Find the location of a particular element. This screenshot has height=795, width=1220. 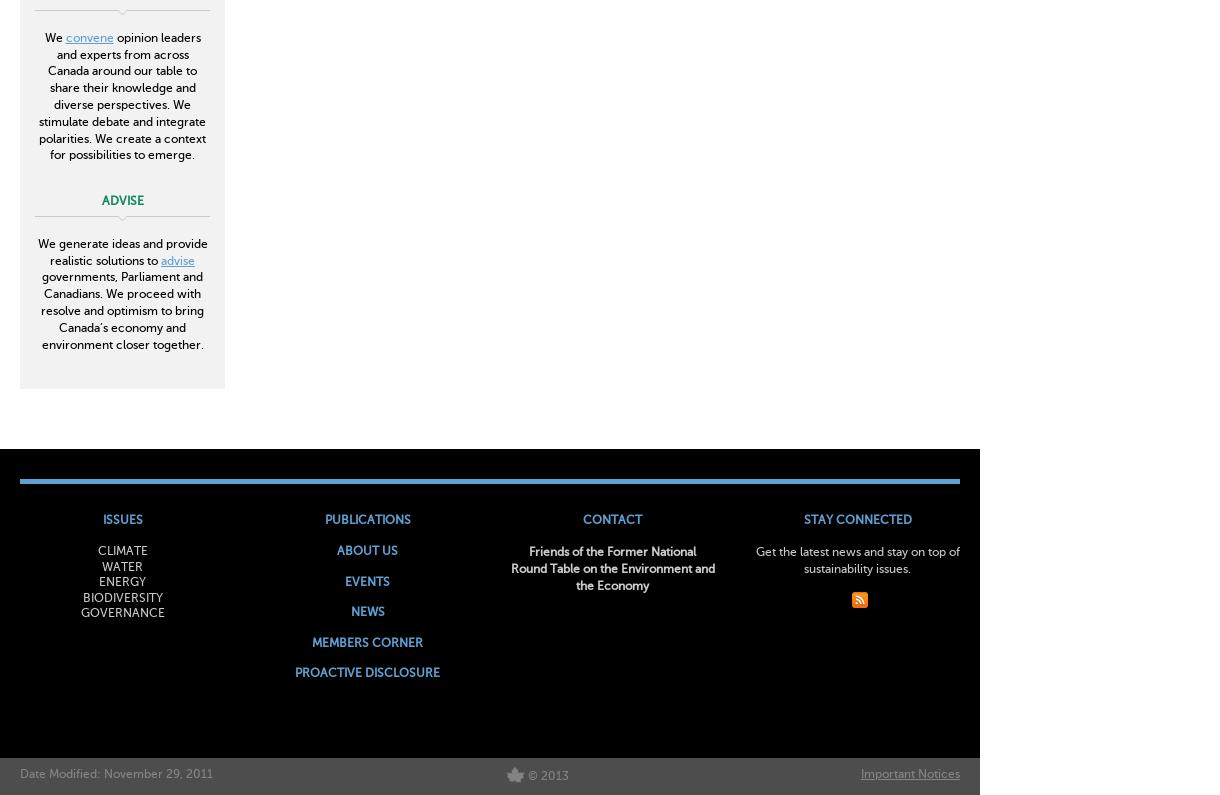

'PROACTIVE DISCLOSURE' is located at coordinates (366, 673).